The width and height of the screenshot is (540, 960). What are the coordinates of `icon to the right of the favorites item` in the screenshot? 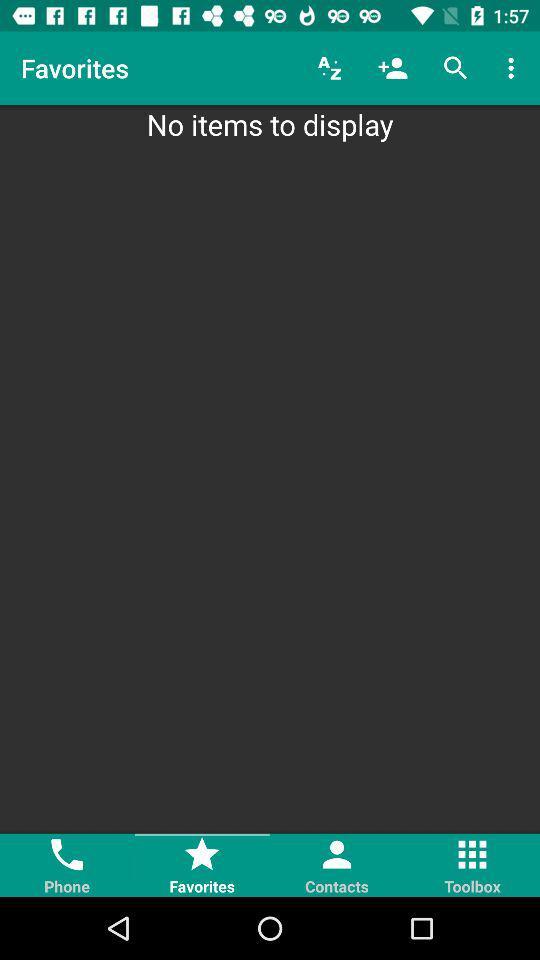 It's located at (329, 68).